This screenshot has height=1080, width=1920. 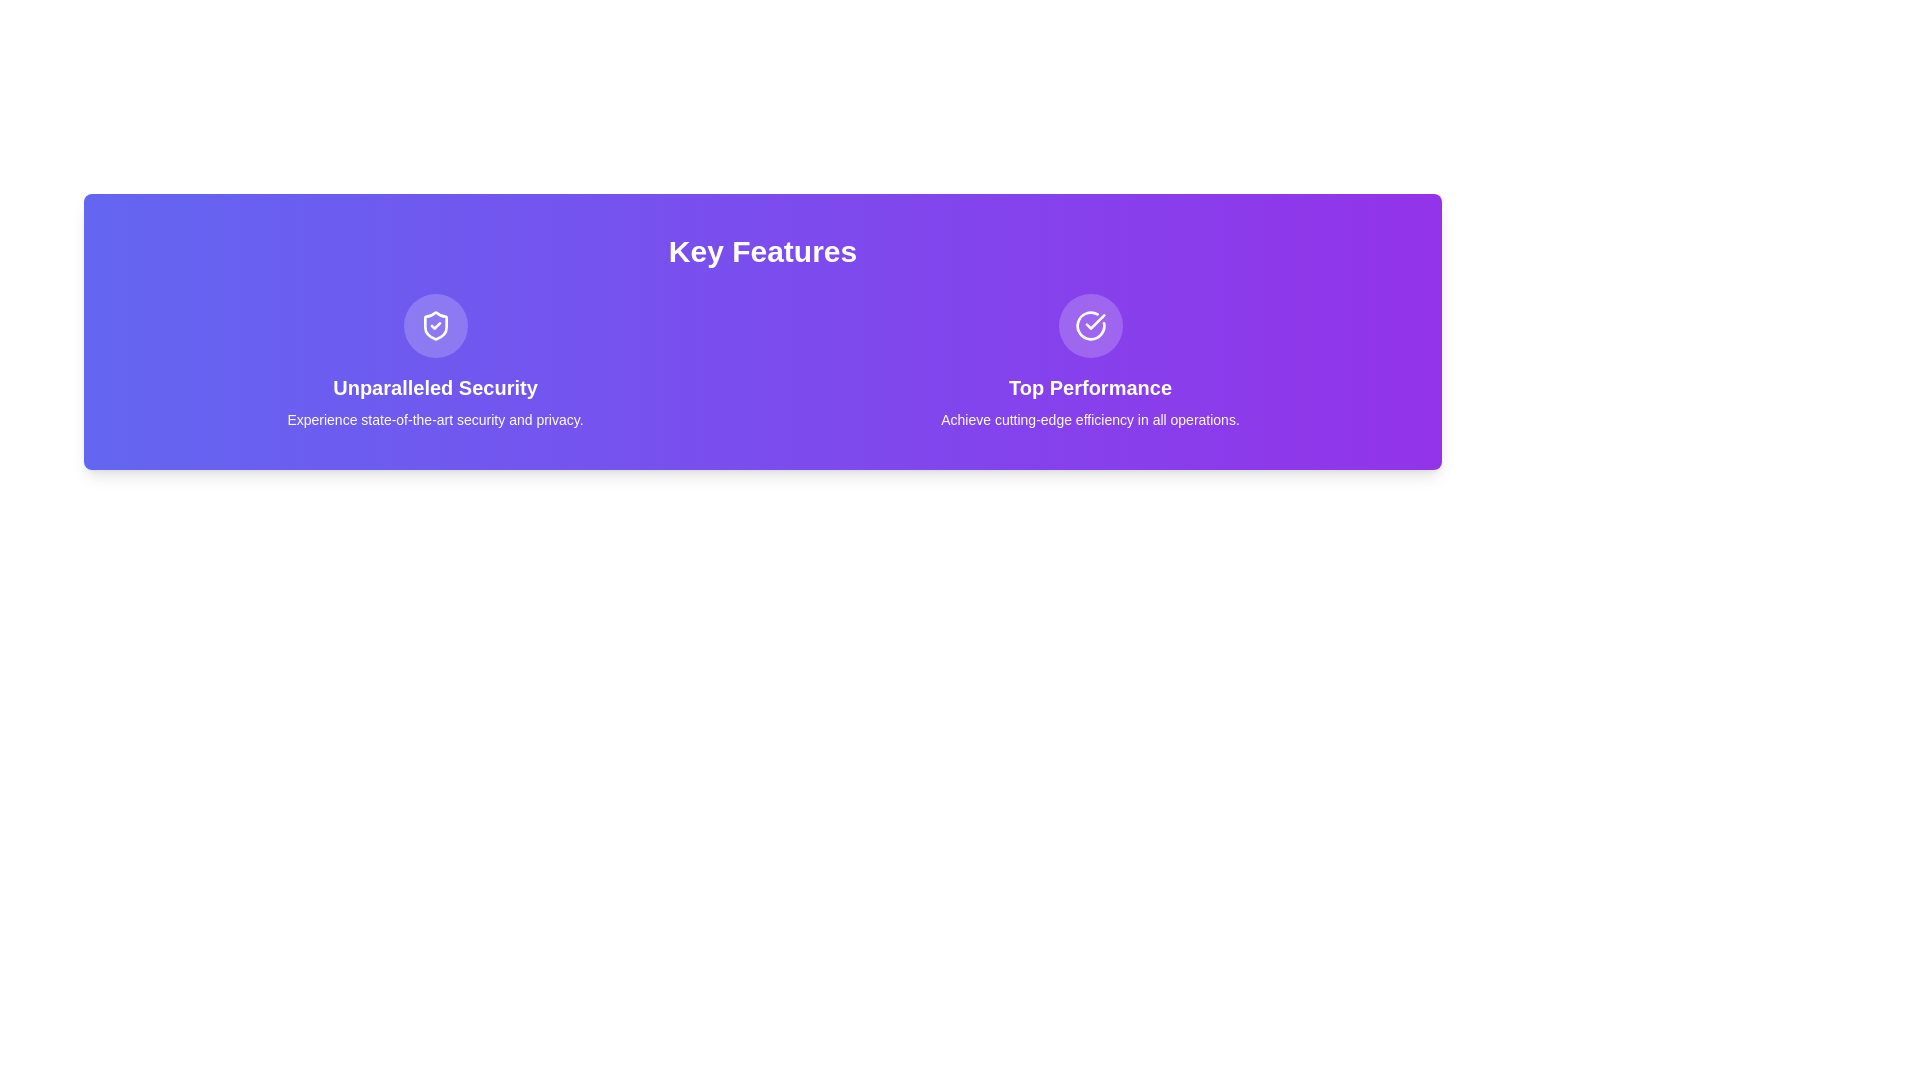 What do you see at coordinates (1089, 419) in the screenshot?
I see `descriptive information displayed in the Text element located under the 'Top Performance' title and checkmark icon` at bounding box center [1089, 419].